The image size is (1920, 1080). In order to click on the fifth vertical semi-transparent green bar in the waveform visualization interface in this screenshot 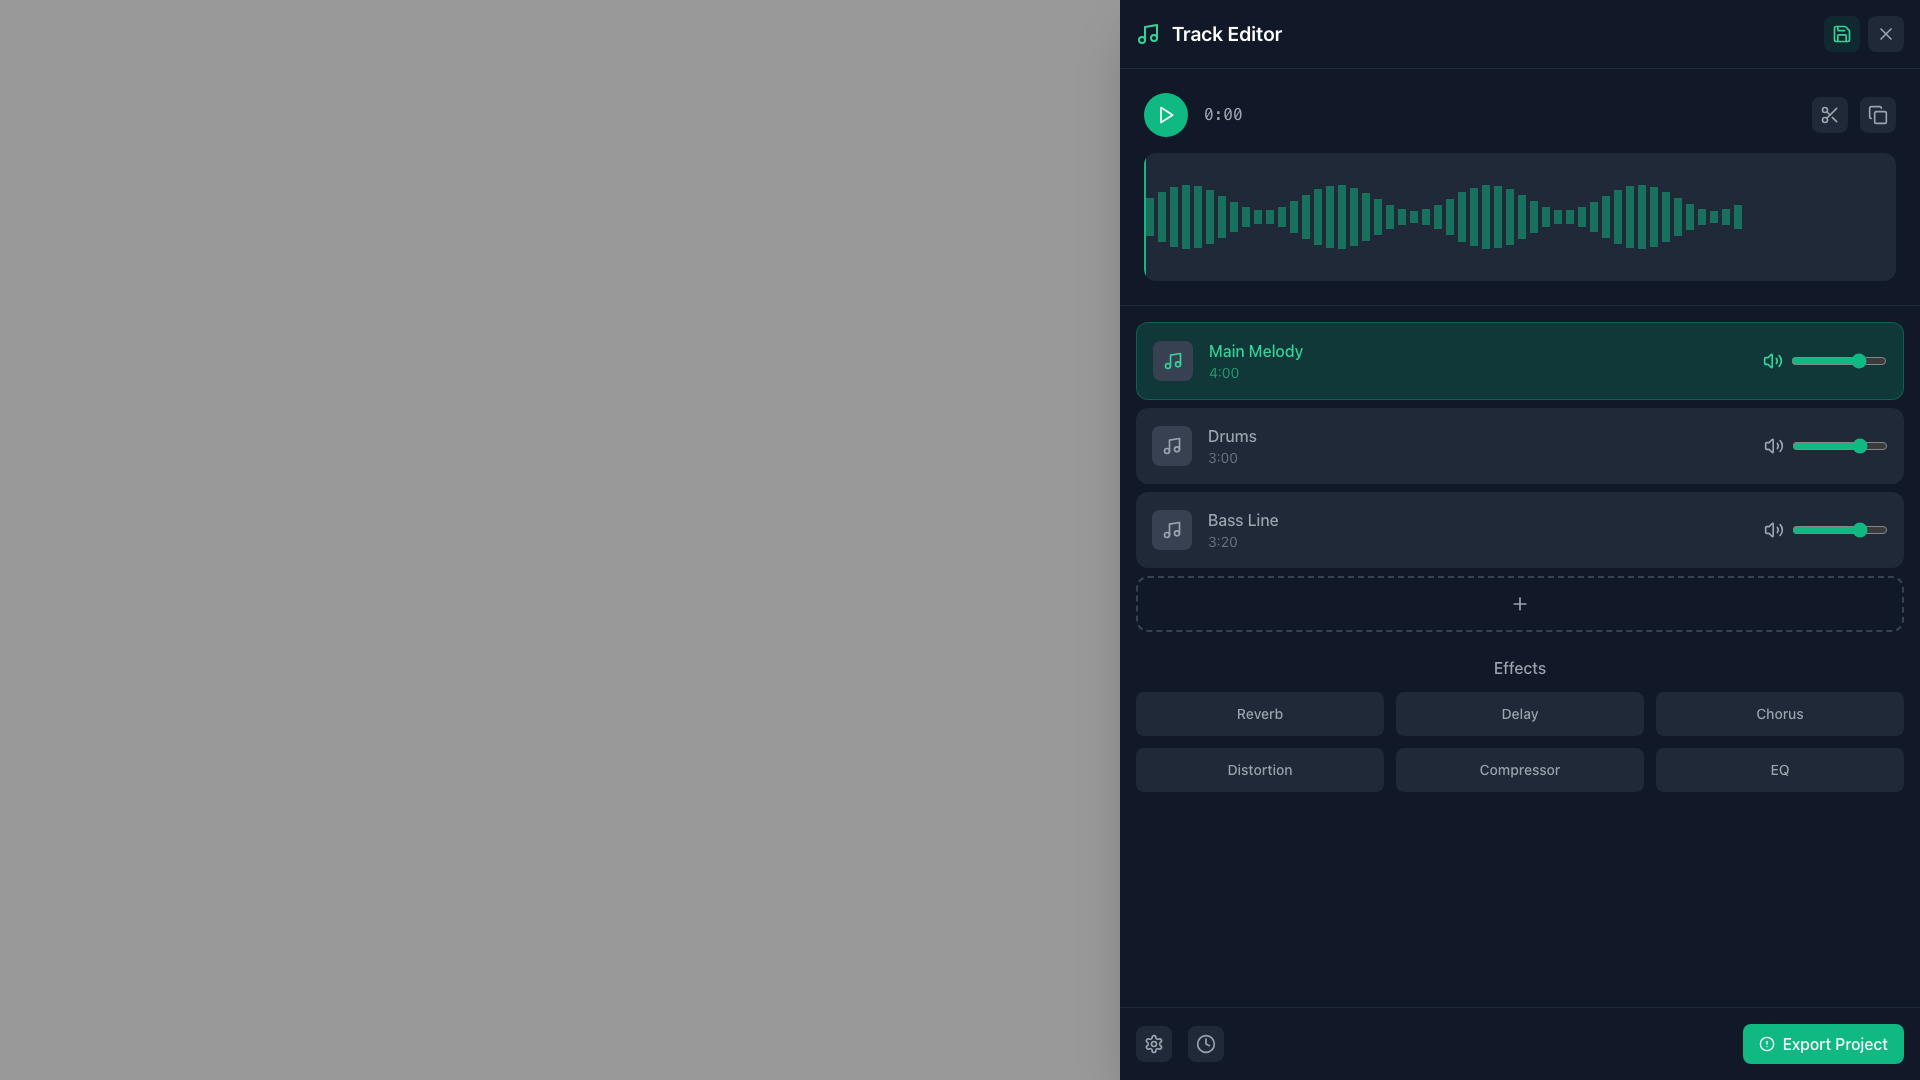, I will do `click(1198, 216)`.